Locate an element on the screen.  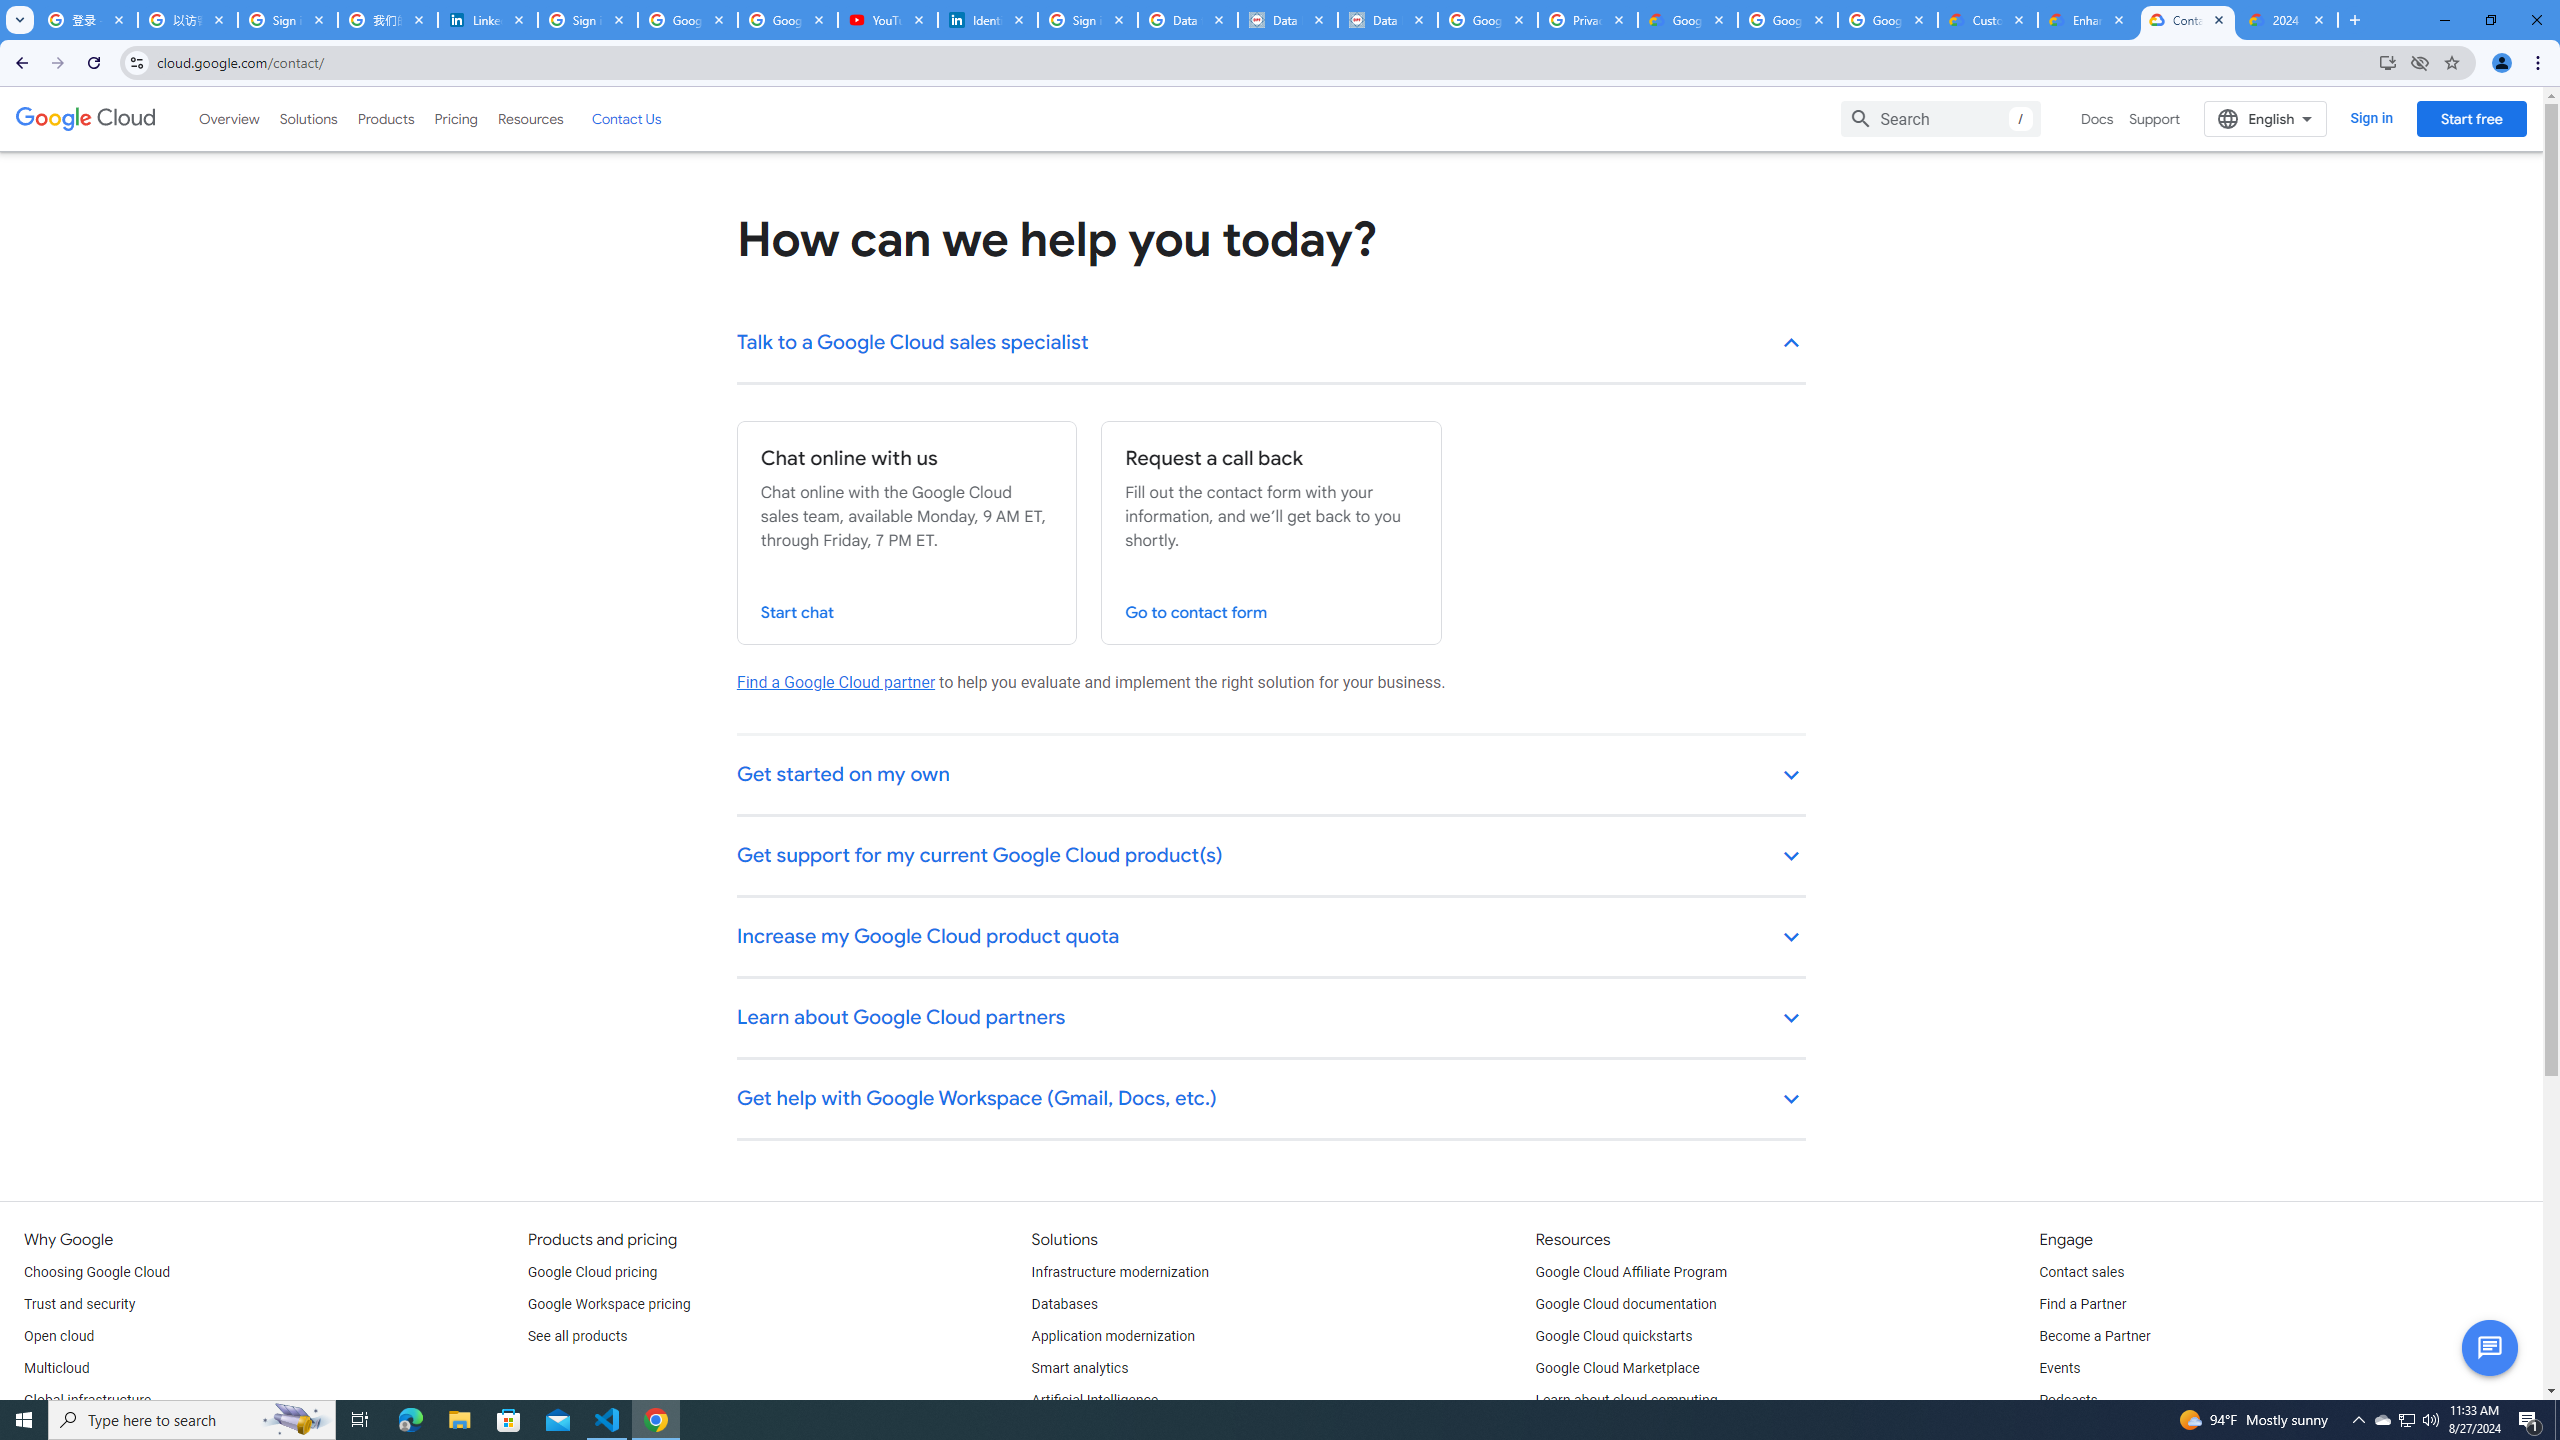
'Enhanced Support | Google Cloud' is located at coordinates (2087, 19).